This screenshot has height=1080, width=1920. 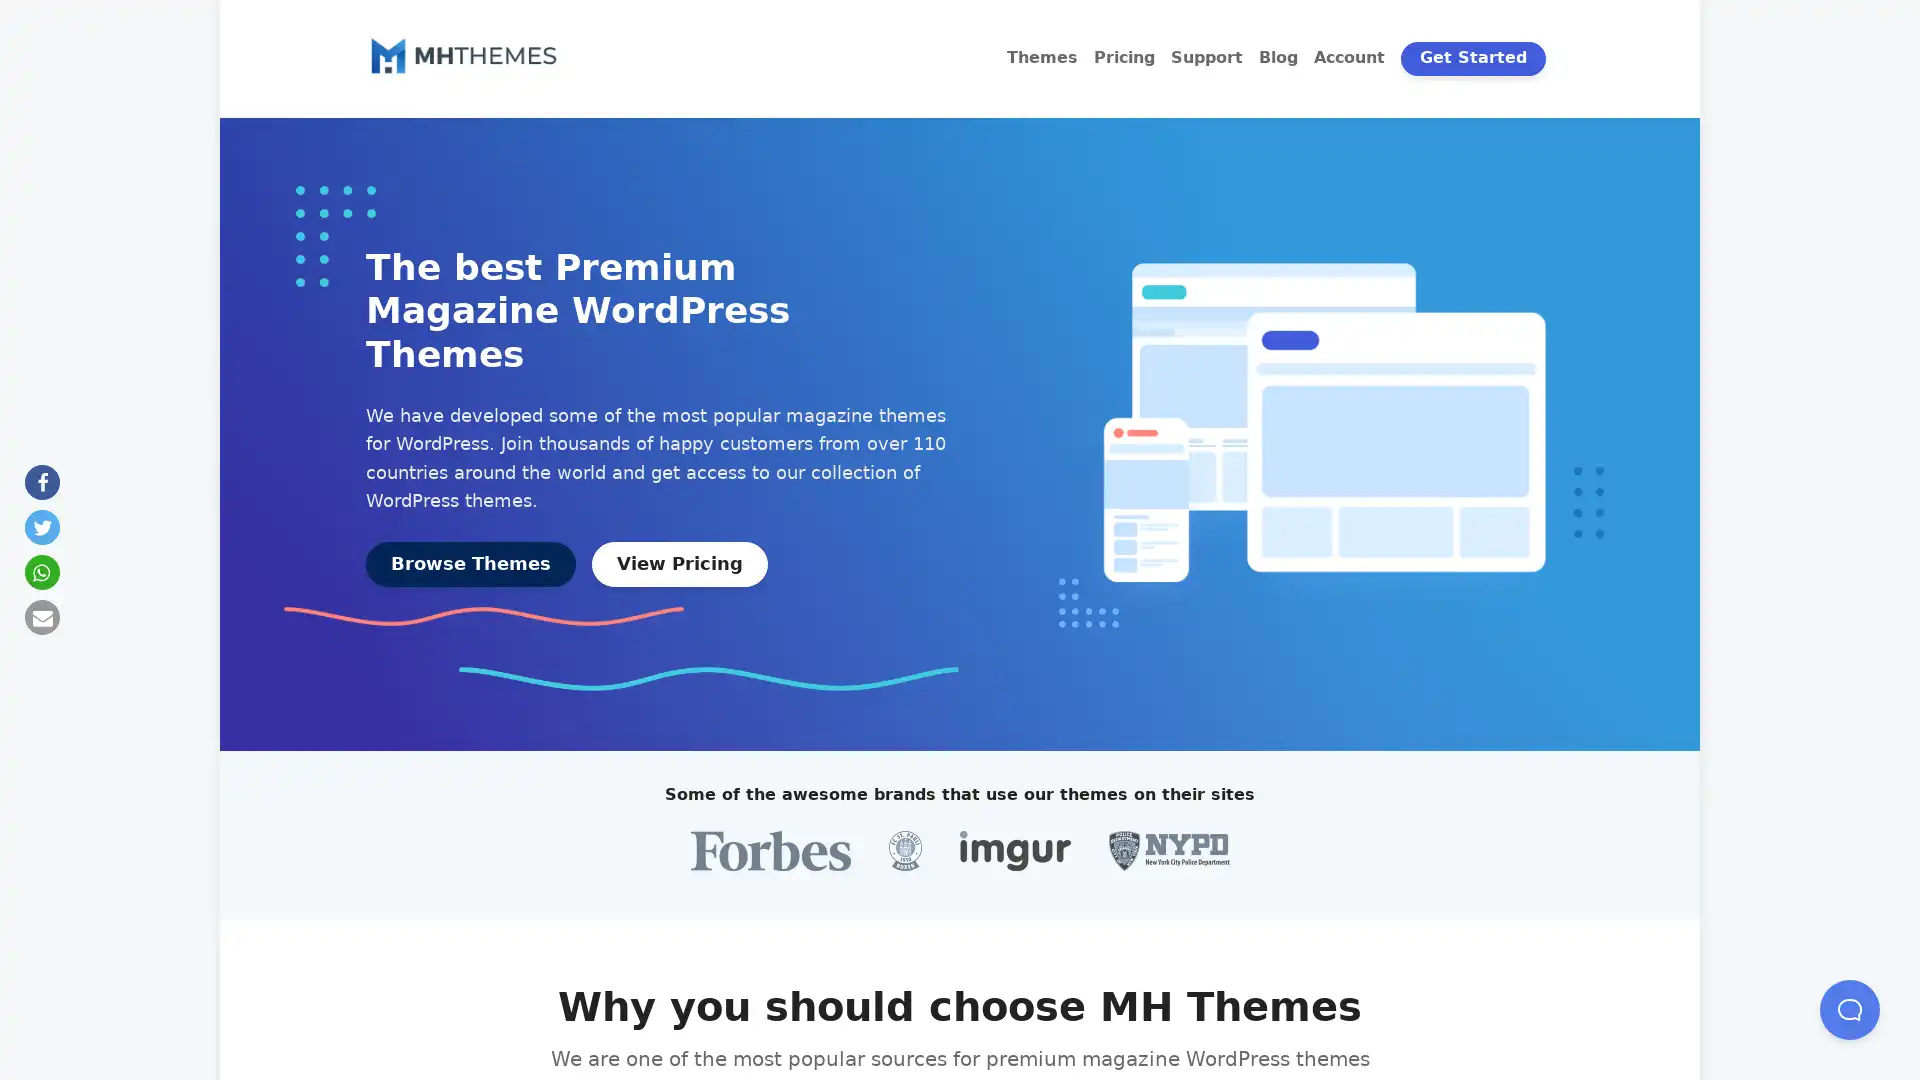 I want to click on Send by email, so click(x=42, y=616).